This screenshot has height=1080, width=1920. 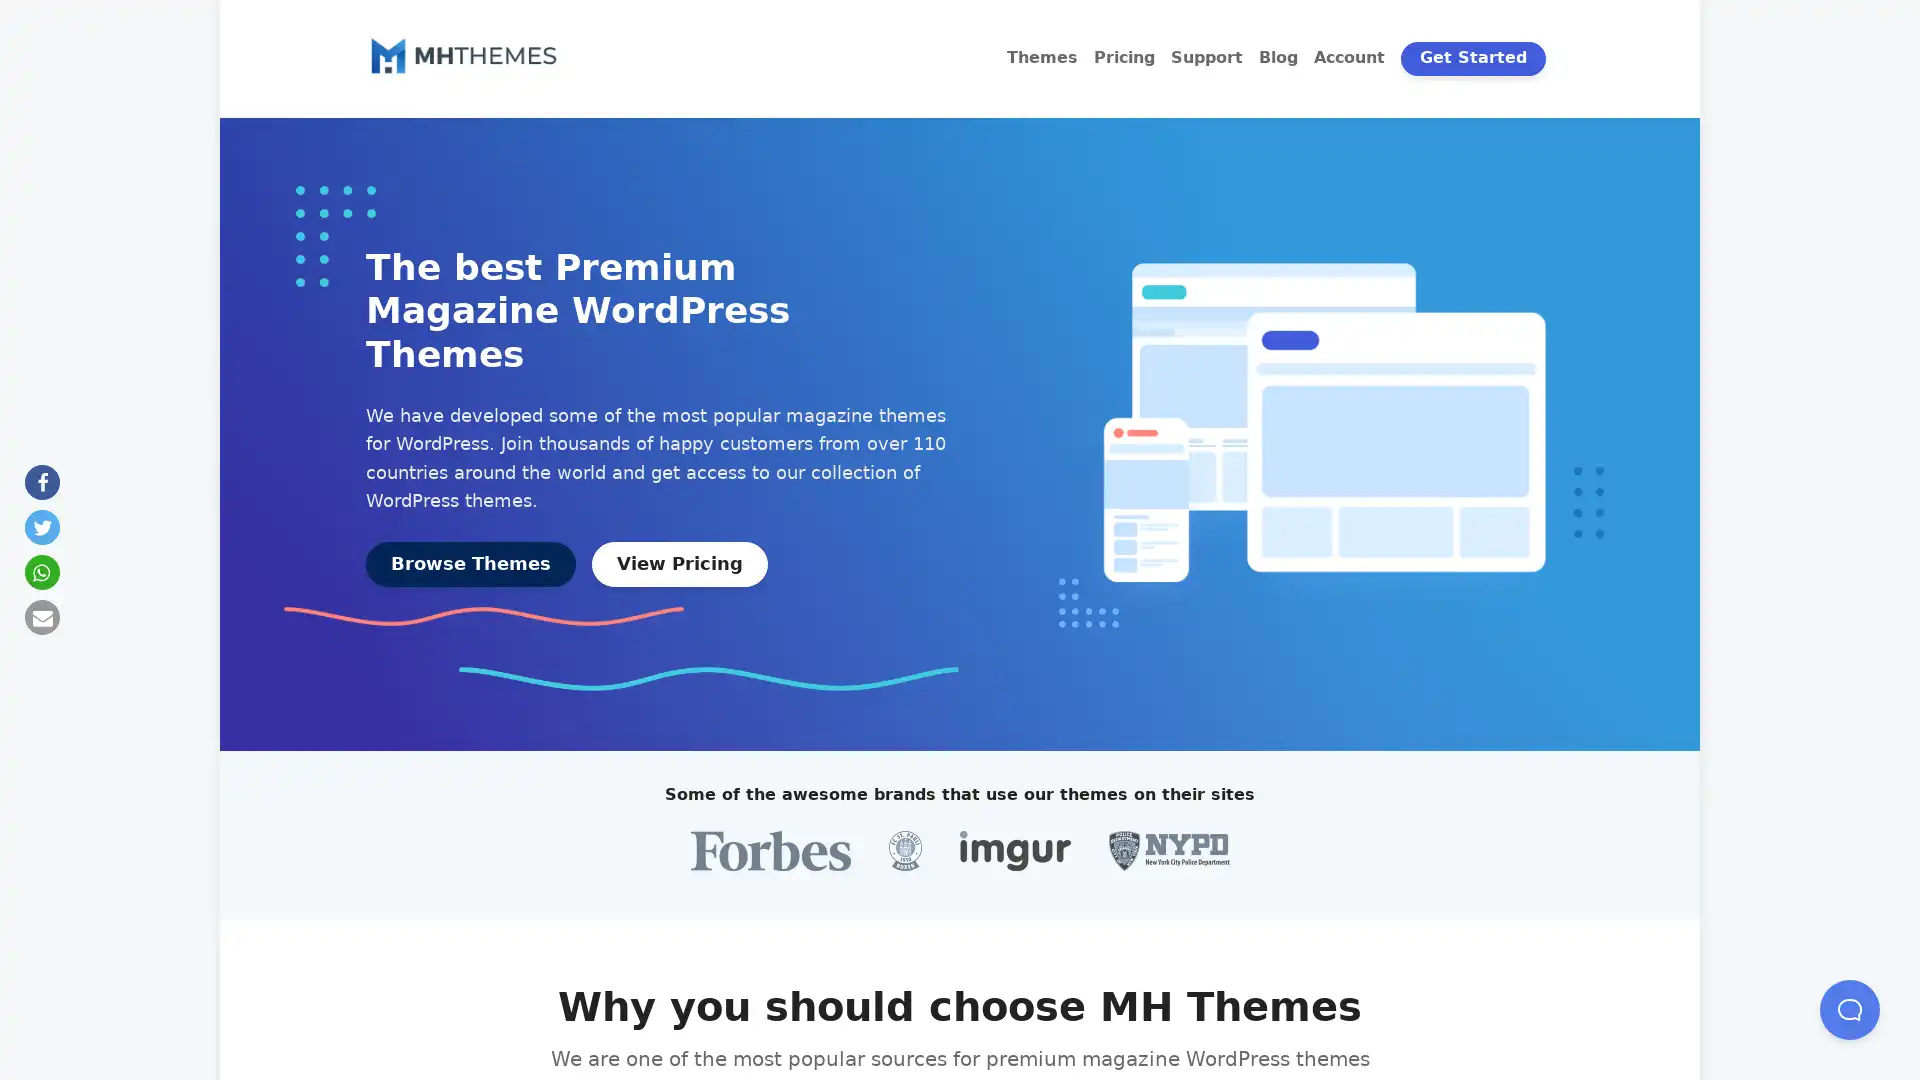 I want to click on Send by email, so click(x=42, y=616).